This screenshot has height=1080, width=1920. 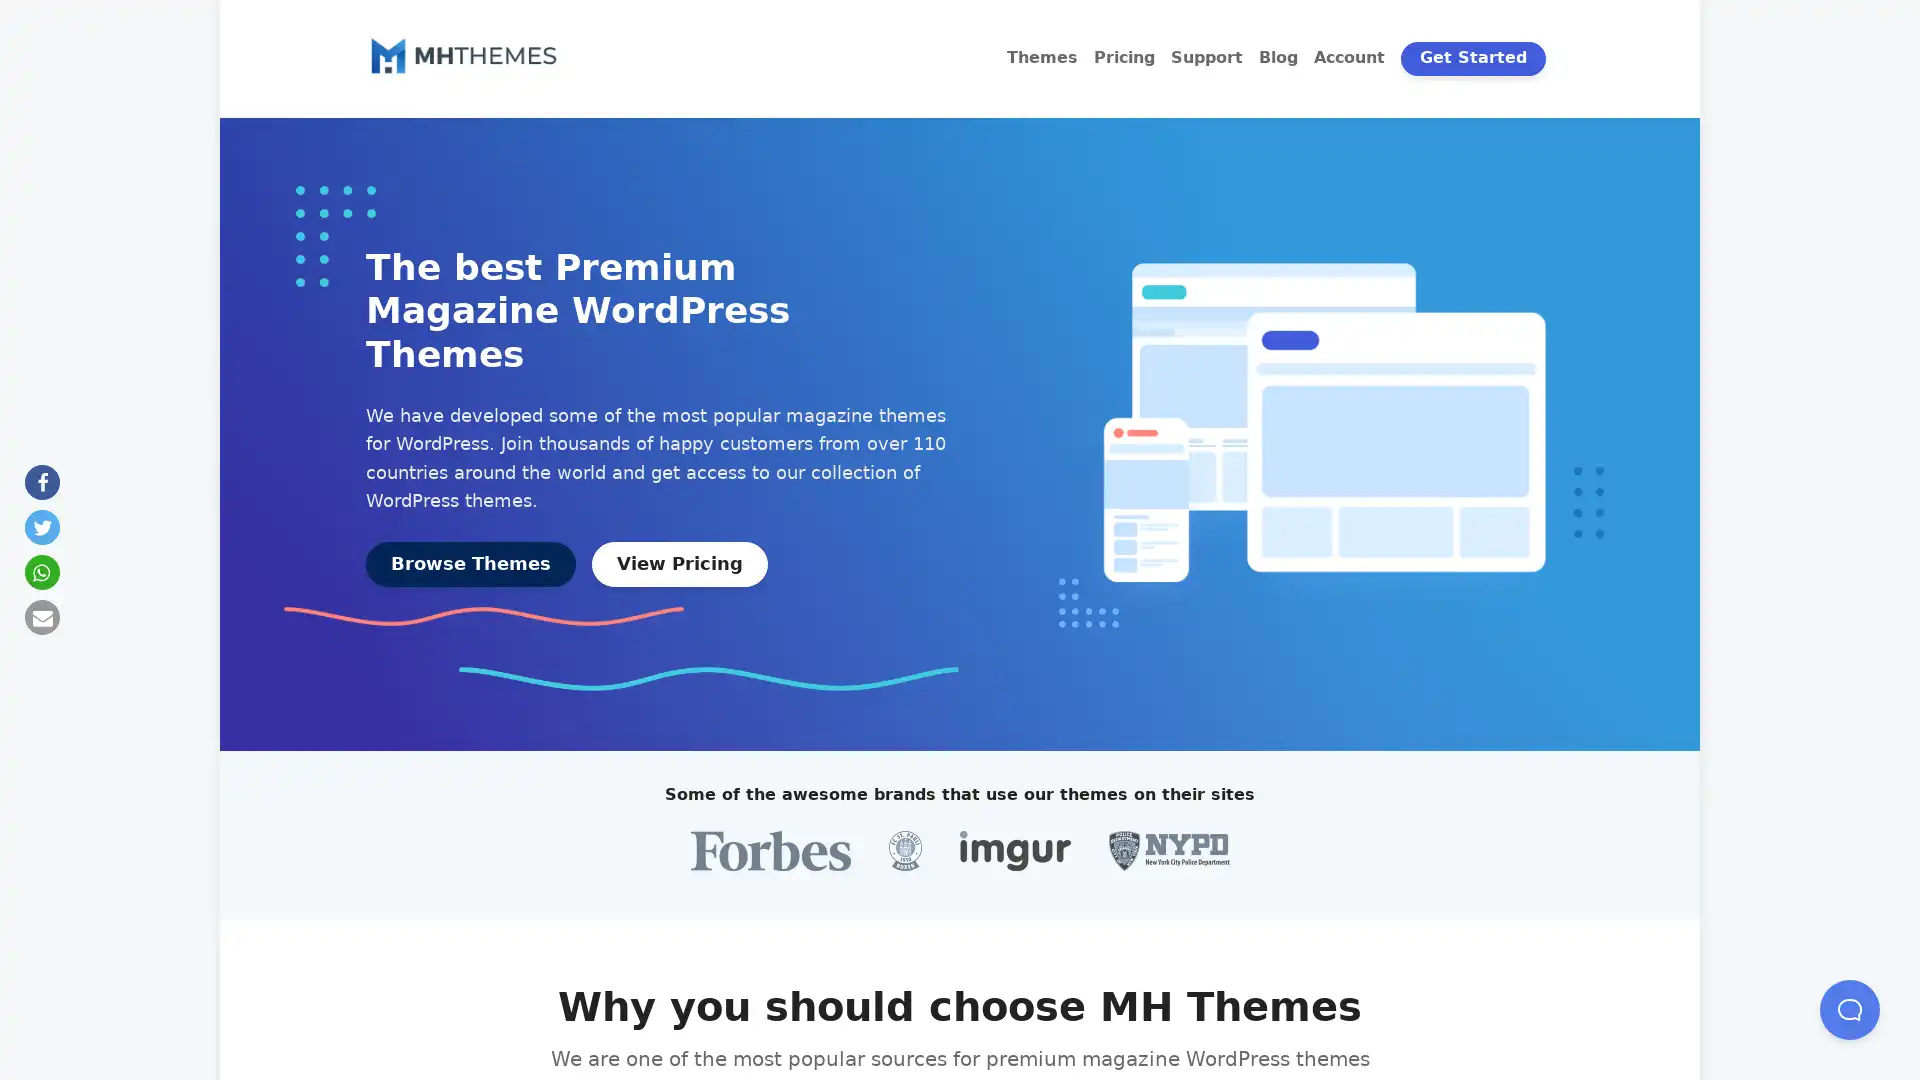 I want to click on Send by email, so click(x=42, y=616).